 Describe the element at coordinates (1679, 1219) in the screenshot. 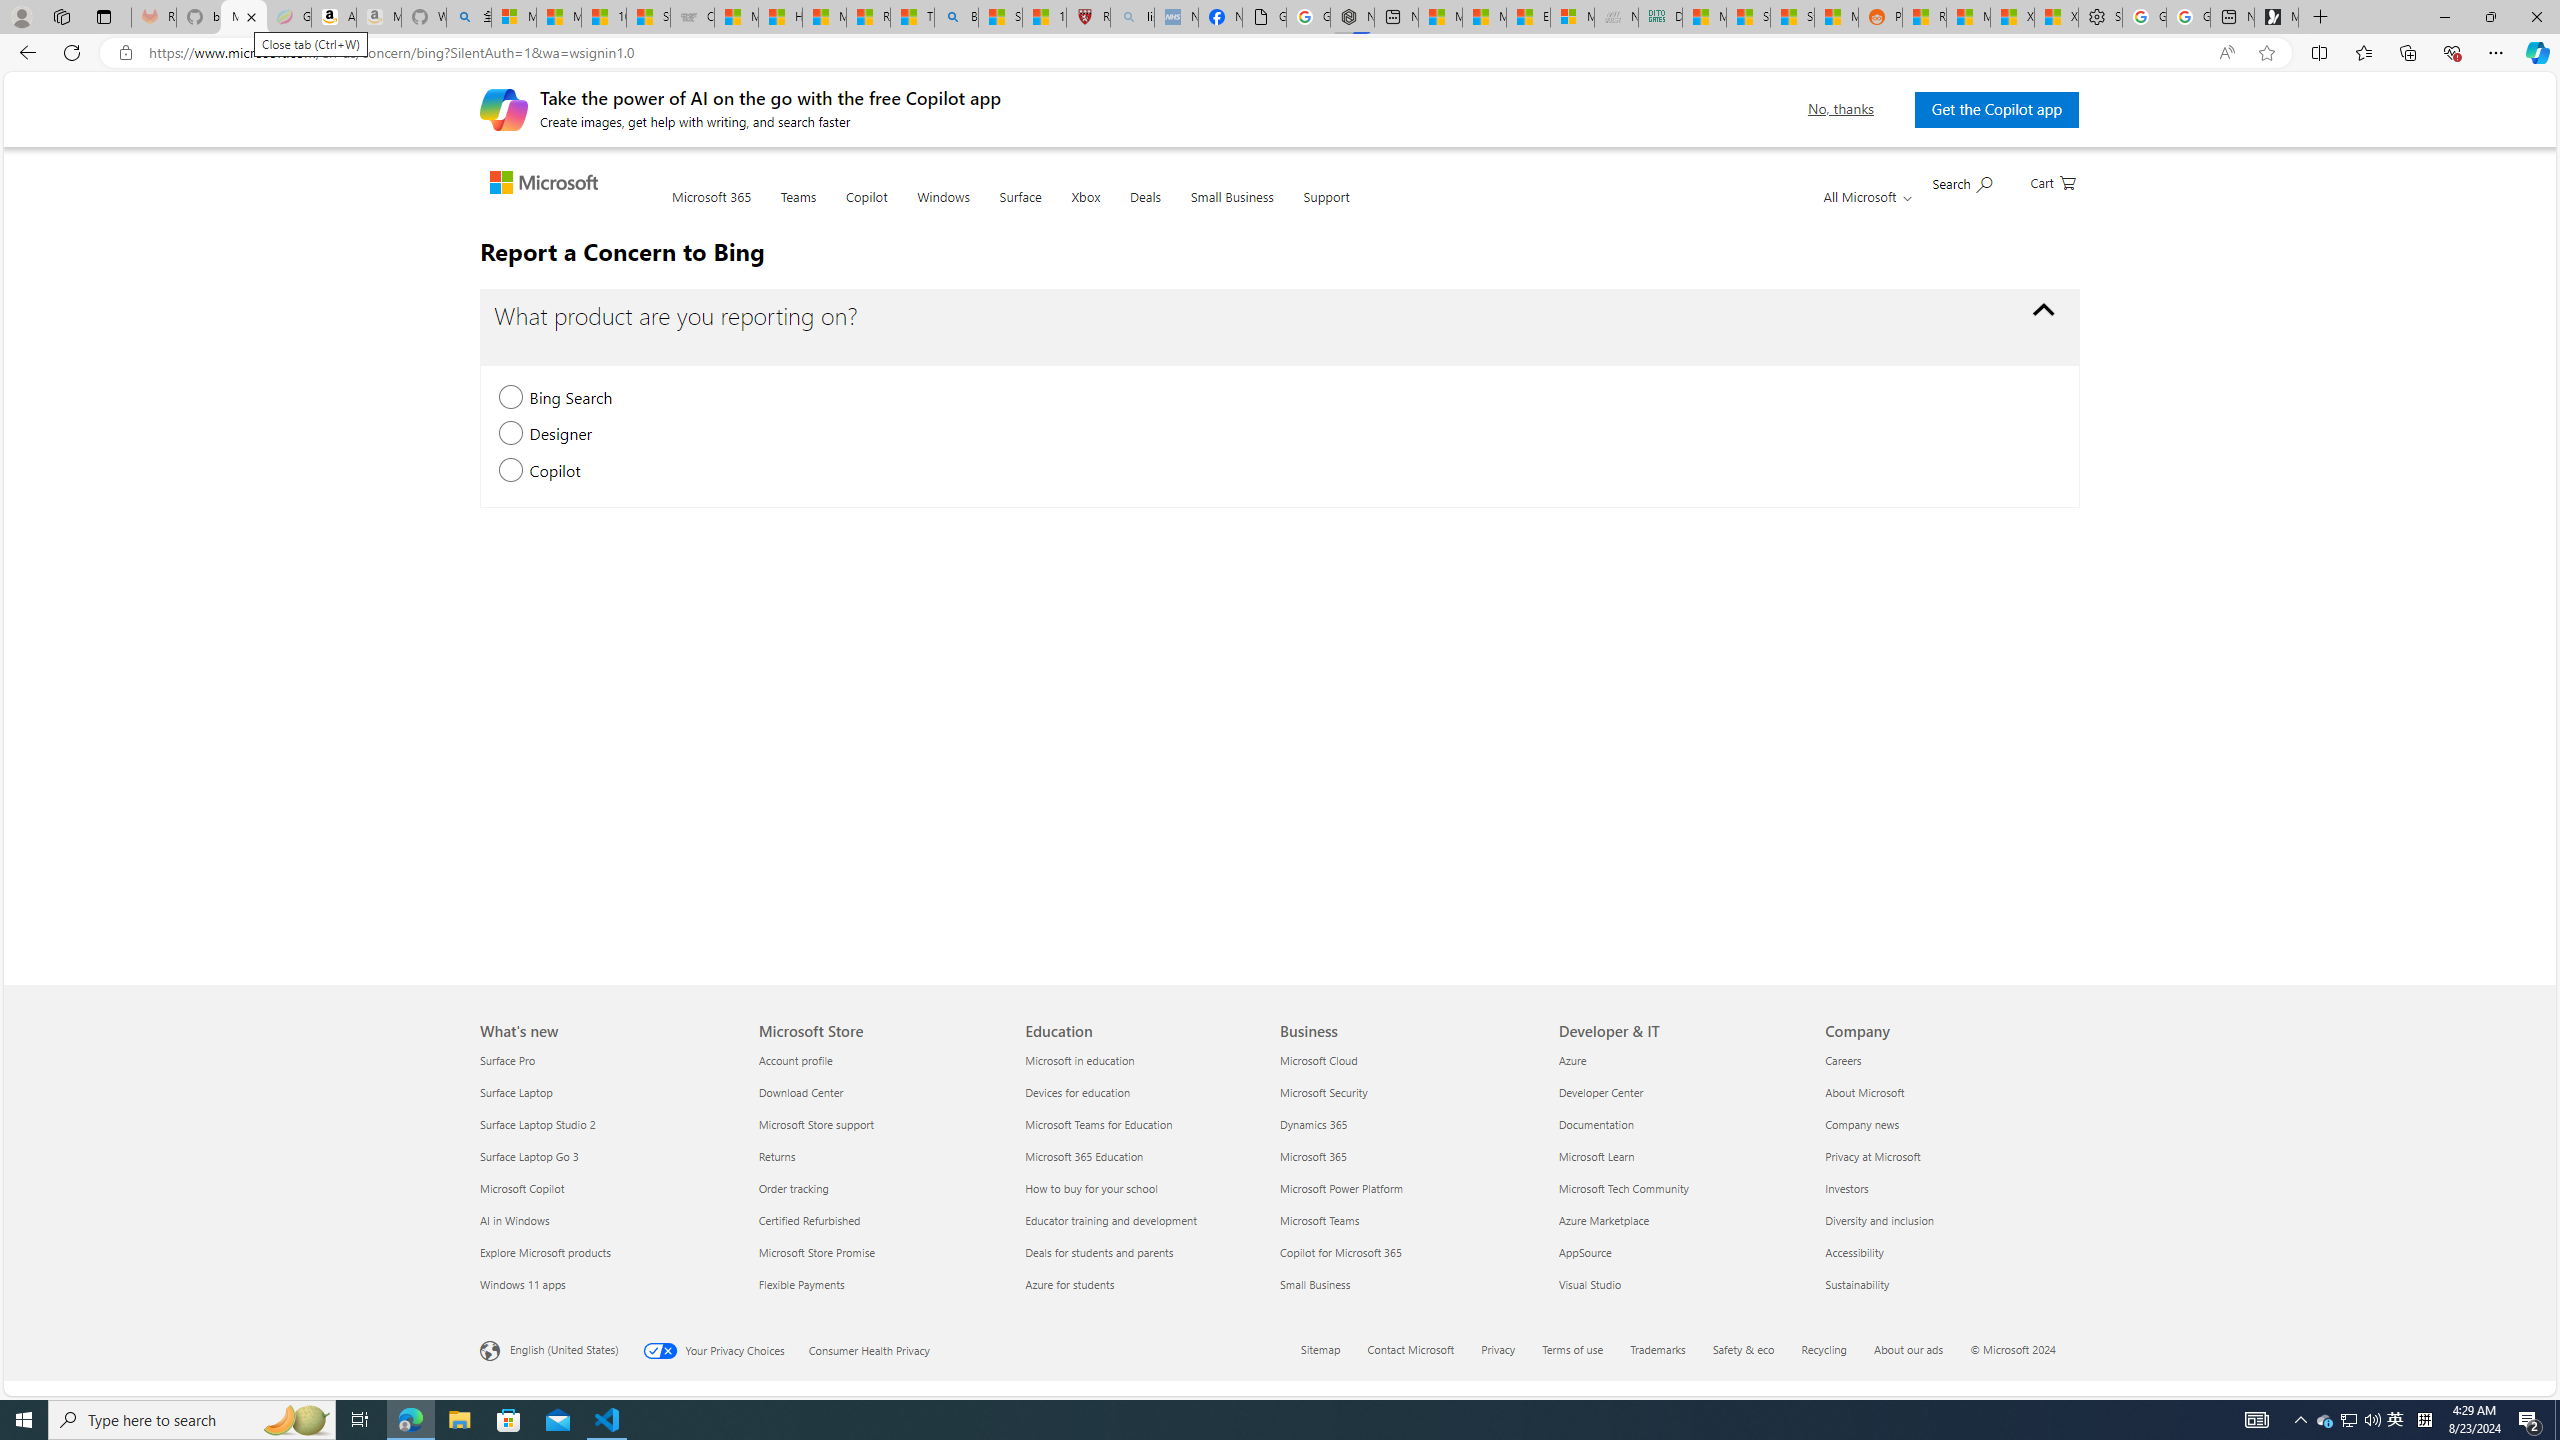

I see `'Azure Marketplace'` at that location.